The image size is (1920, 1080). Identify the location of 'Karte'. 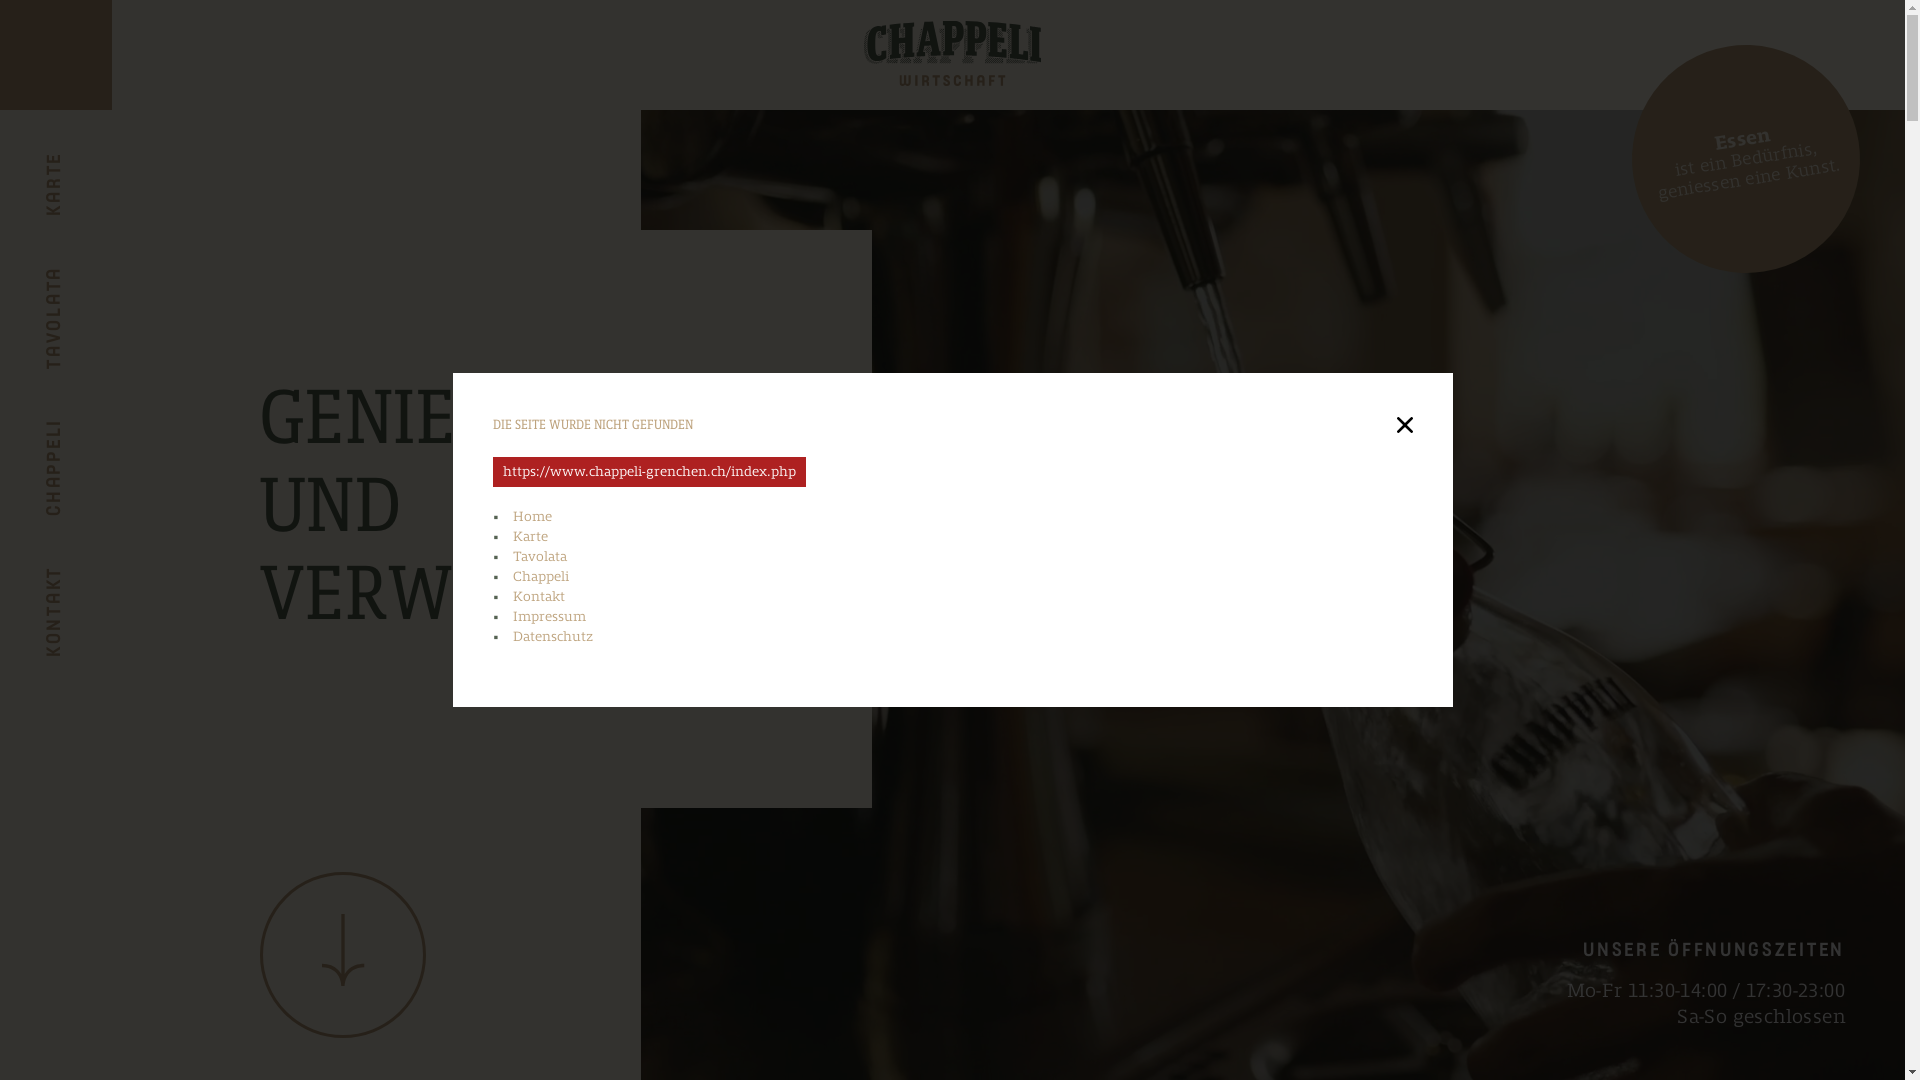
(529, 535).